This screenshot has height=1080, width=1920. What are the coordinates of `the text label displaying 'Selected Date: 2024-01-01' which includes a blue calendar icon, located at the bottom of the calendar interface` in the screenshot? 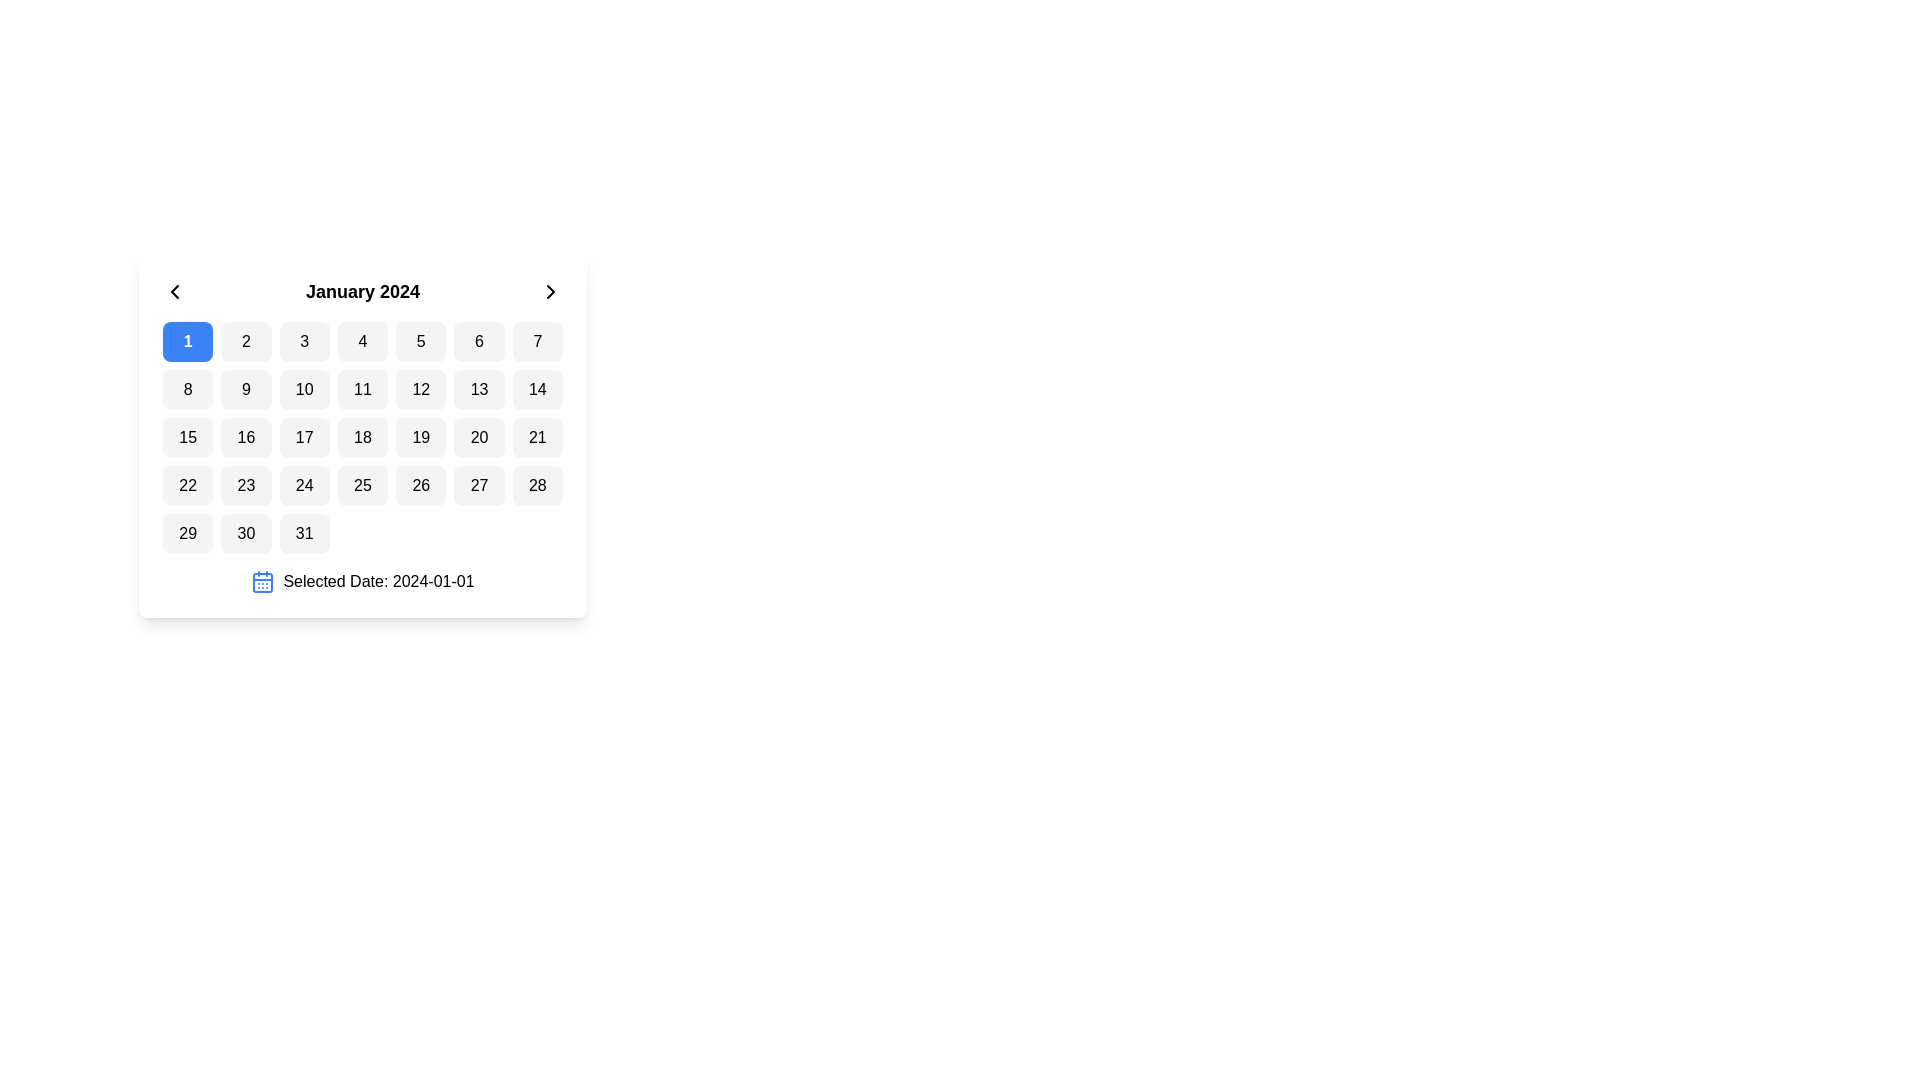 It's located at (363, 582).